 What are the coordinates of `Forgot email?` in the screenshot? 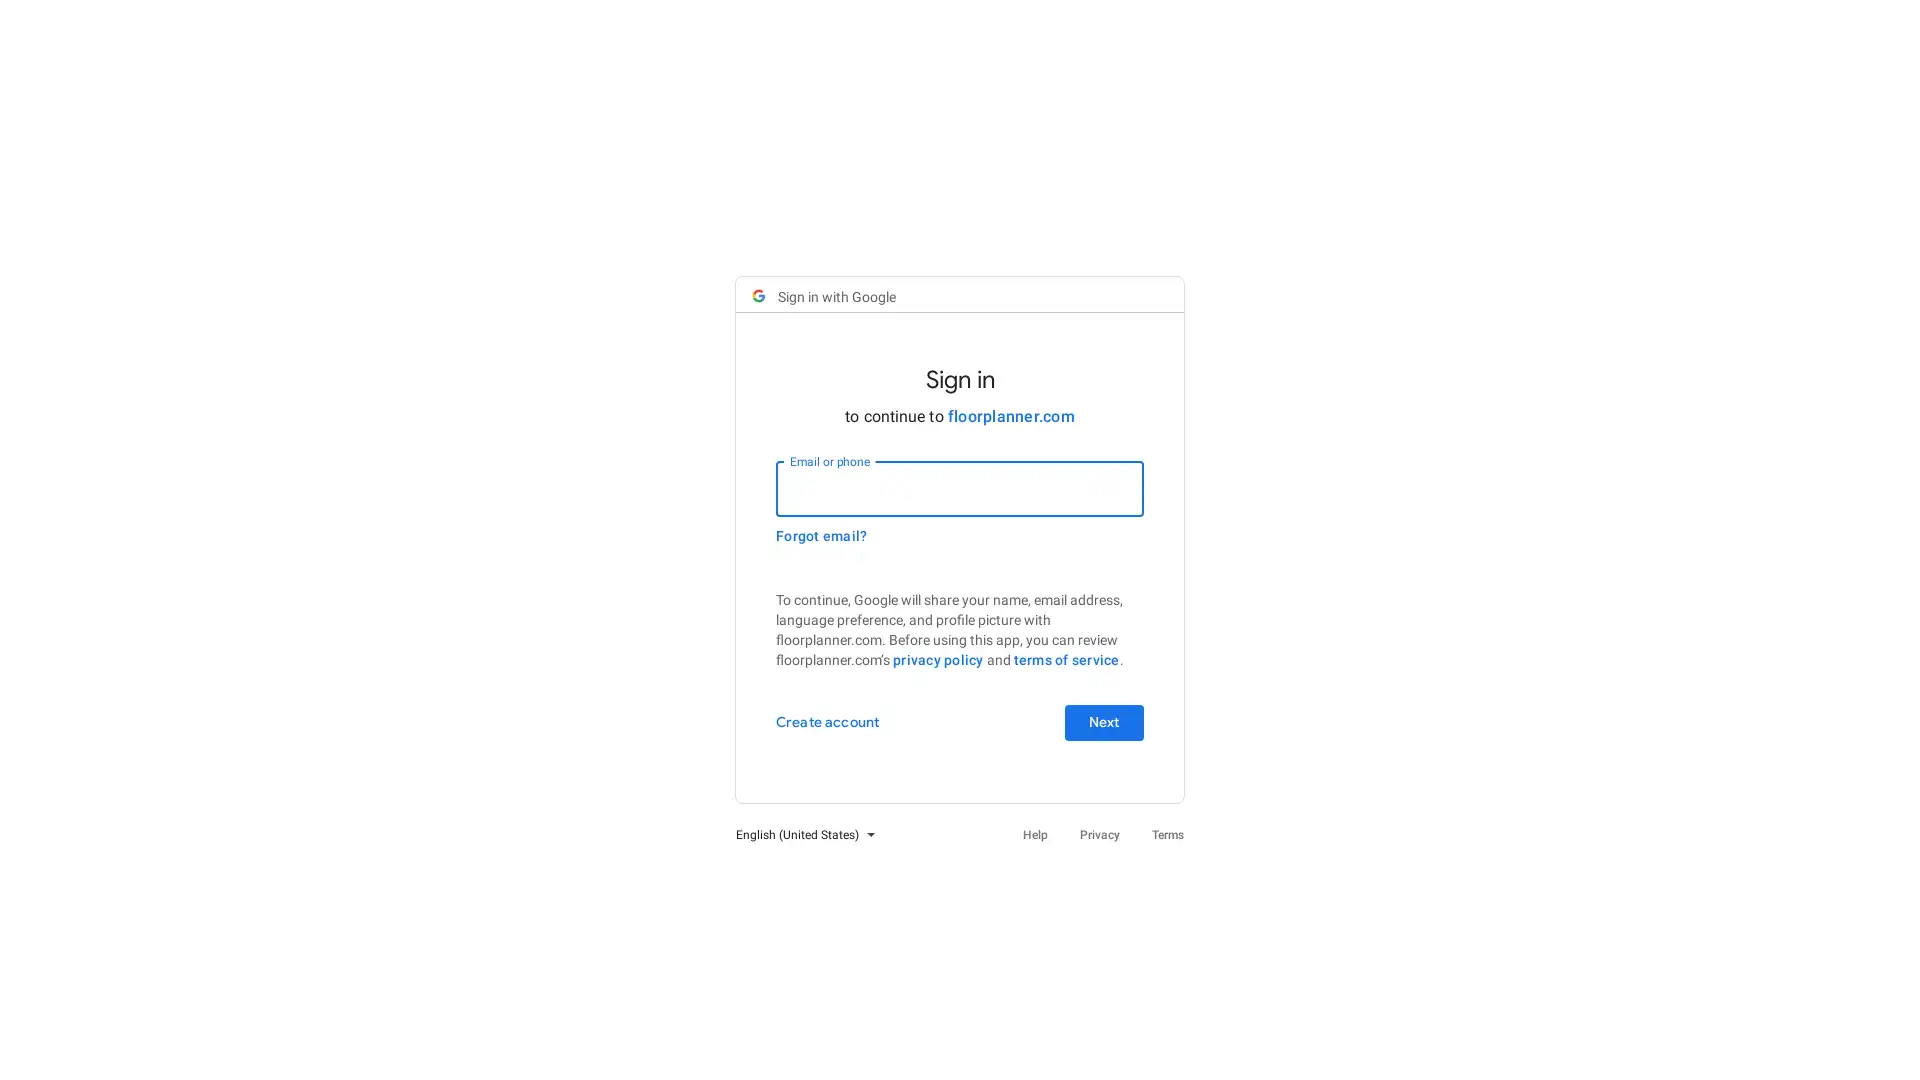 It's located at (821, 535).